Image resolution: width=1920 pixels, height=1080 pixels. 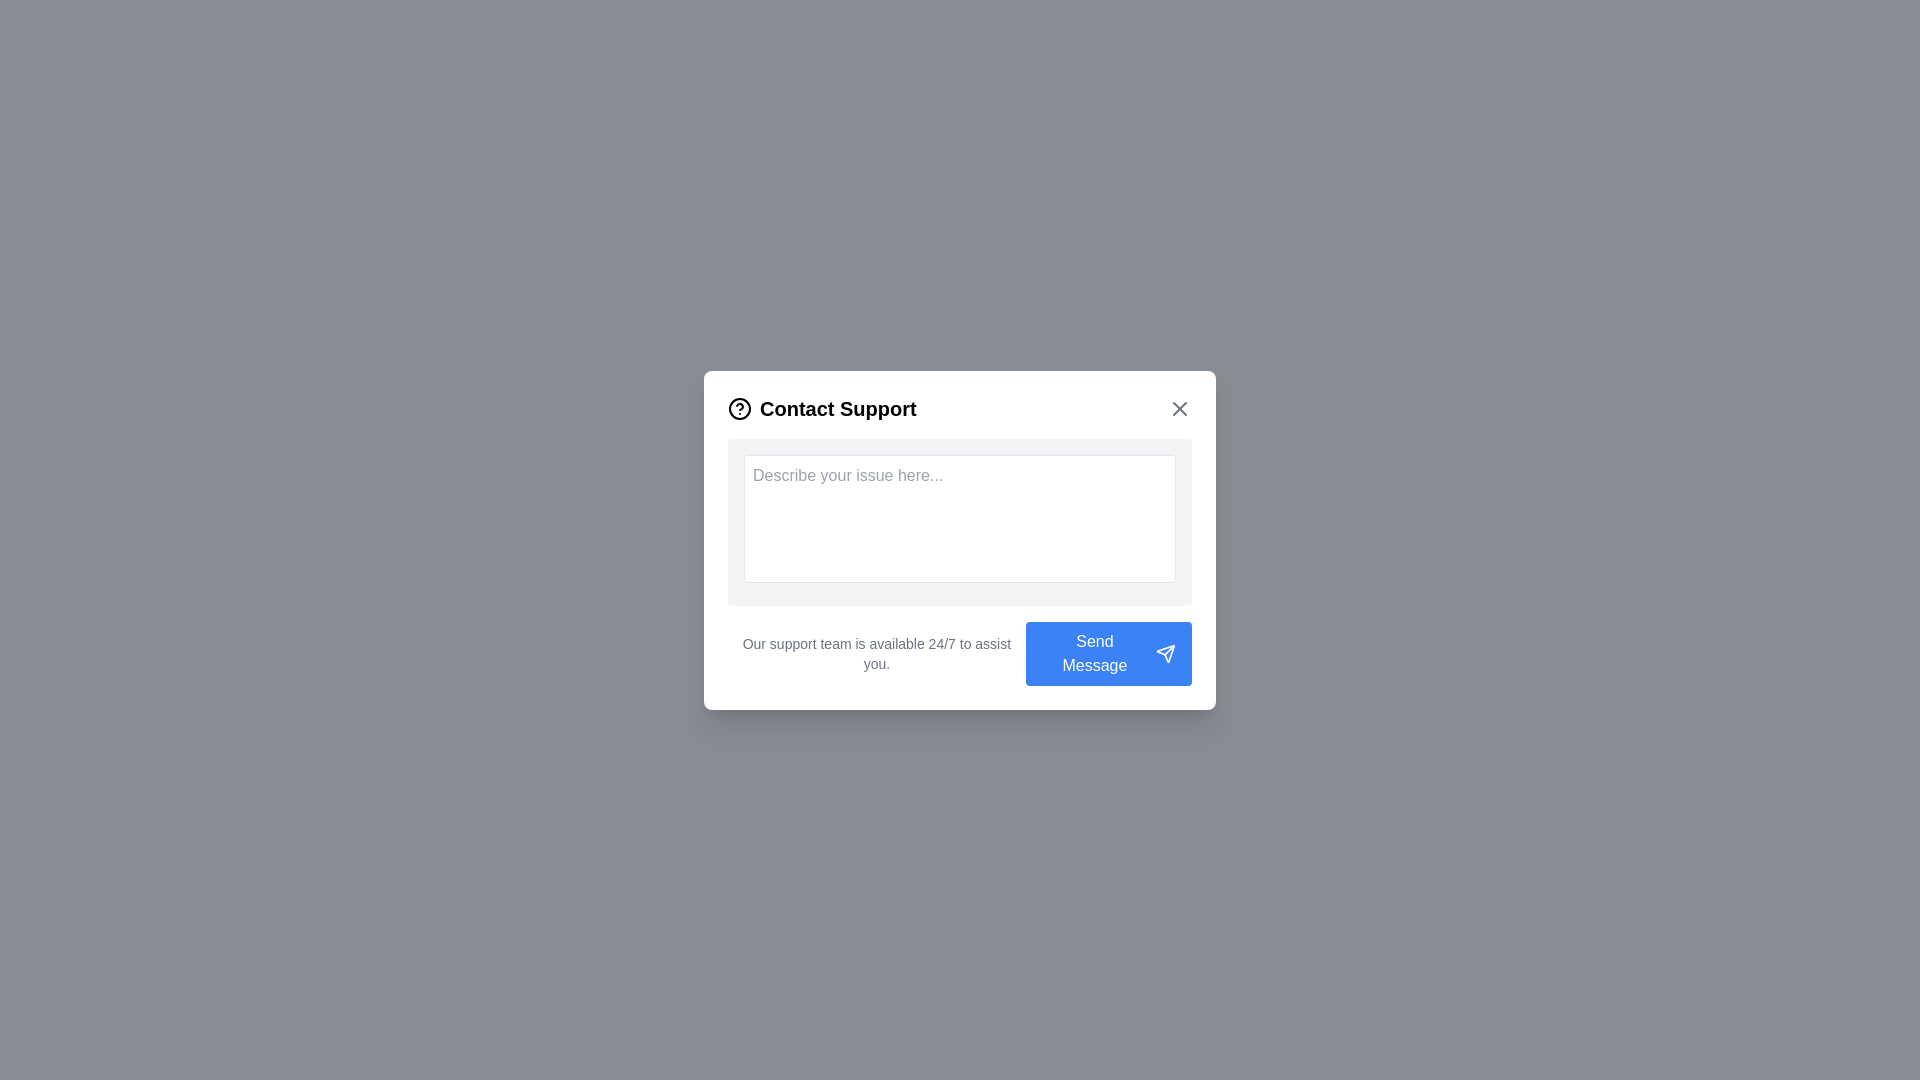 What do you see at coordinates (1180, 407) in the screenshot?
I see `the 'X' icon button in the upper-right corner of the 'Contact Support' dialog` at bounding box center [1180, 407].